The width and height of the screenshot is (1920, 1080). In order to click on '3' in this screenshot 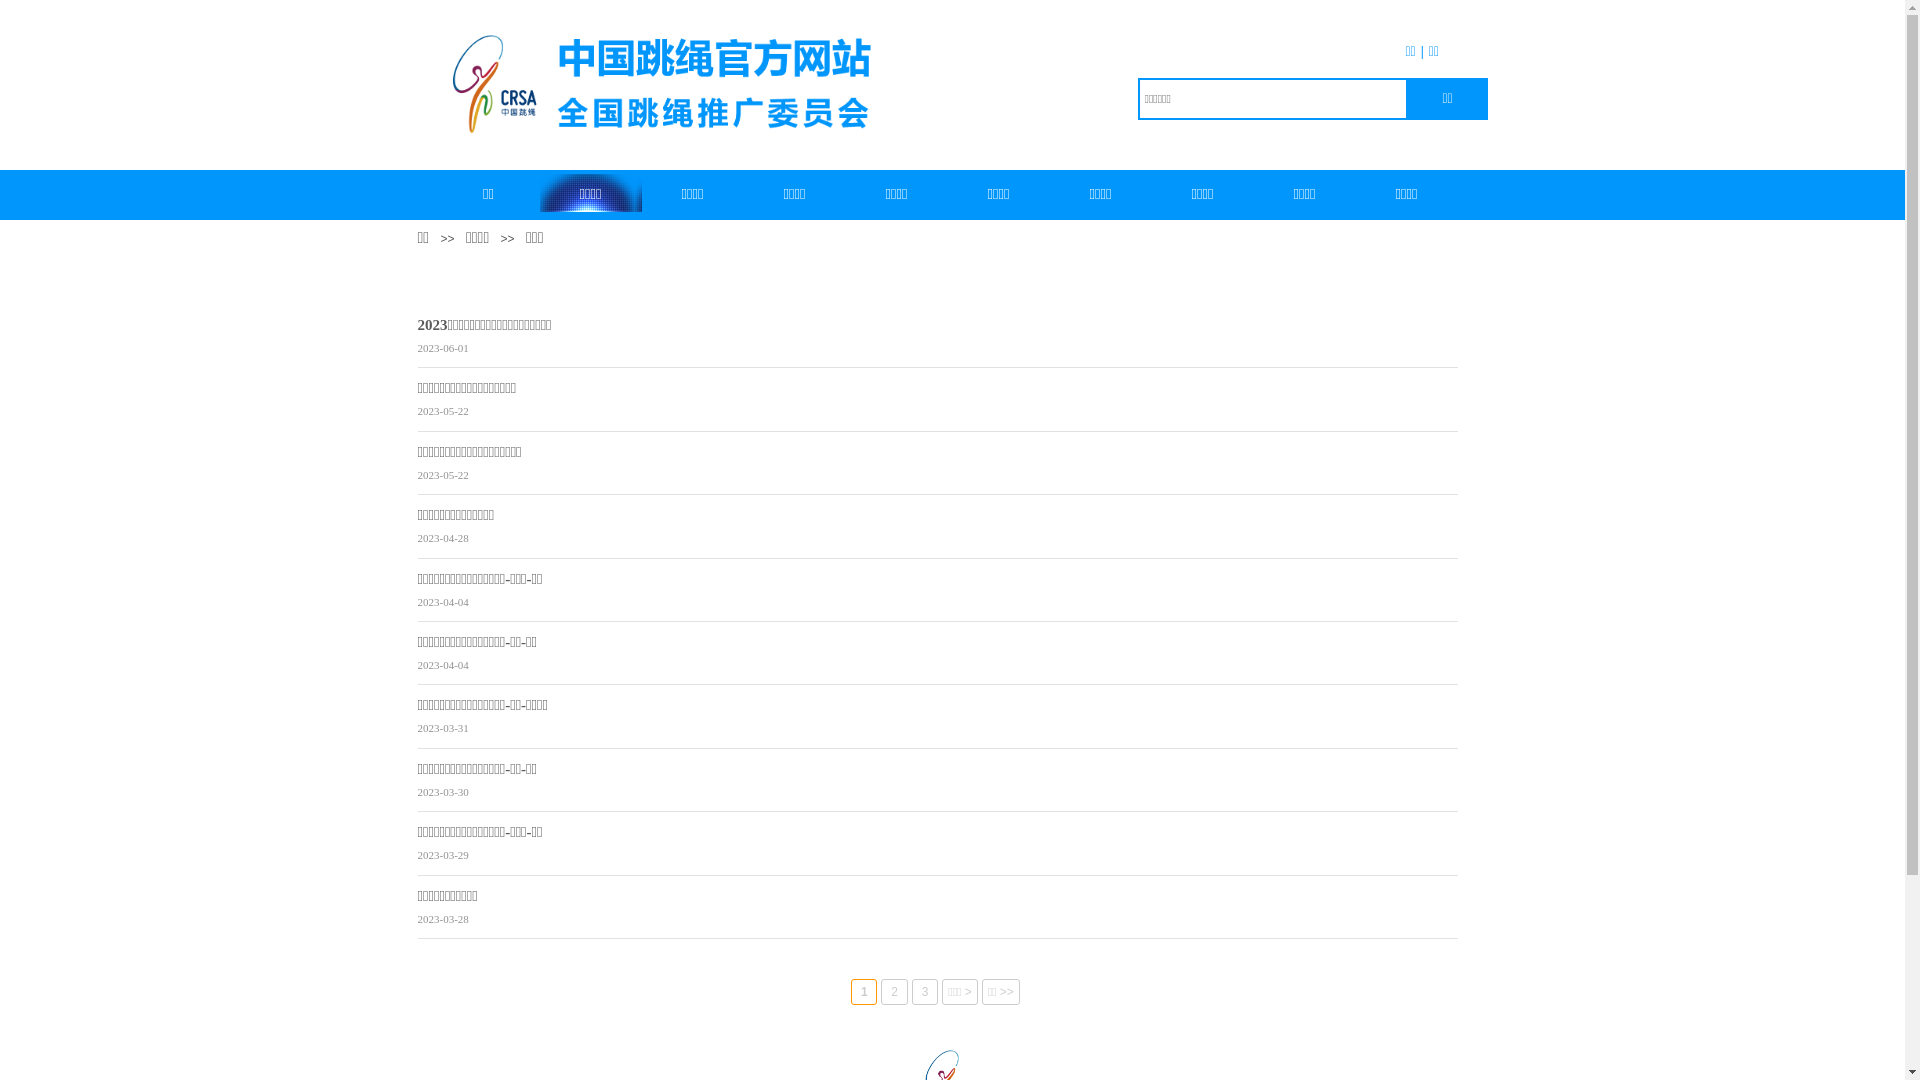, I will do `click(924, 991)`.